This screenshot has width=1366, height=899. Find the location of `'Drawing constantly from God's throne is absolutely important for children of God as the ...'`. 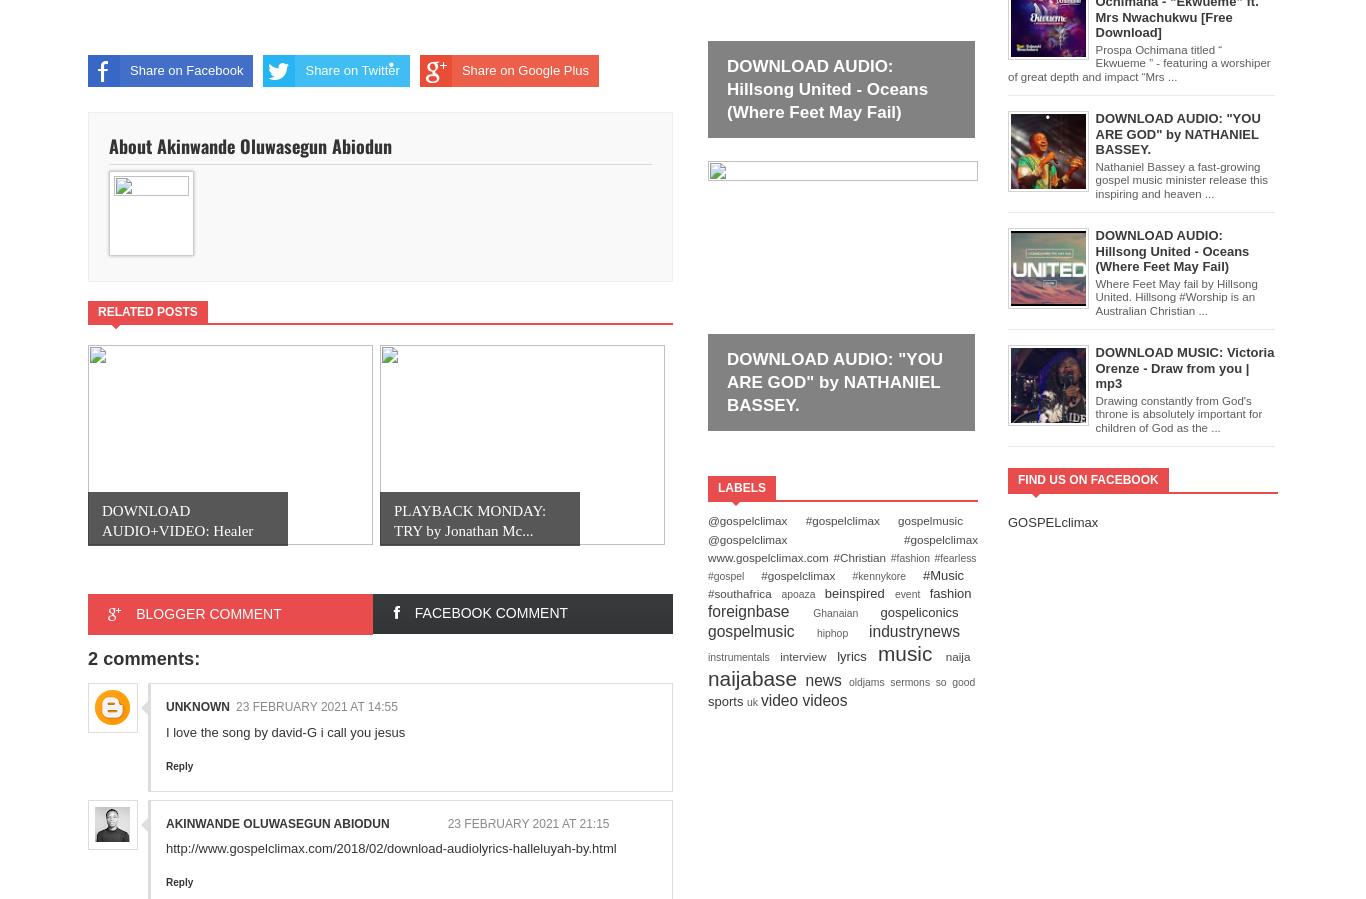

'Drawing constantly from God's throne is absolutely important for children of God as the ...' is located at coordinates (1178, 412).